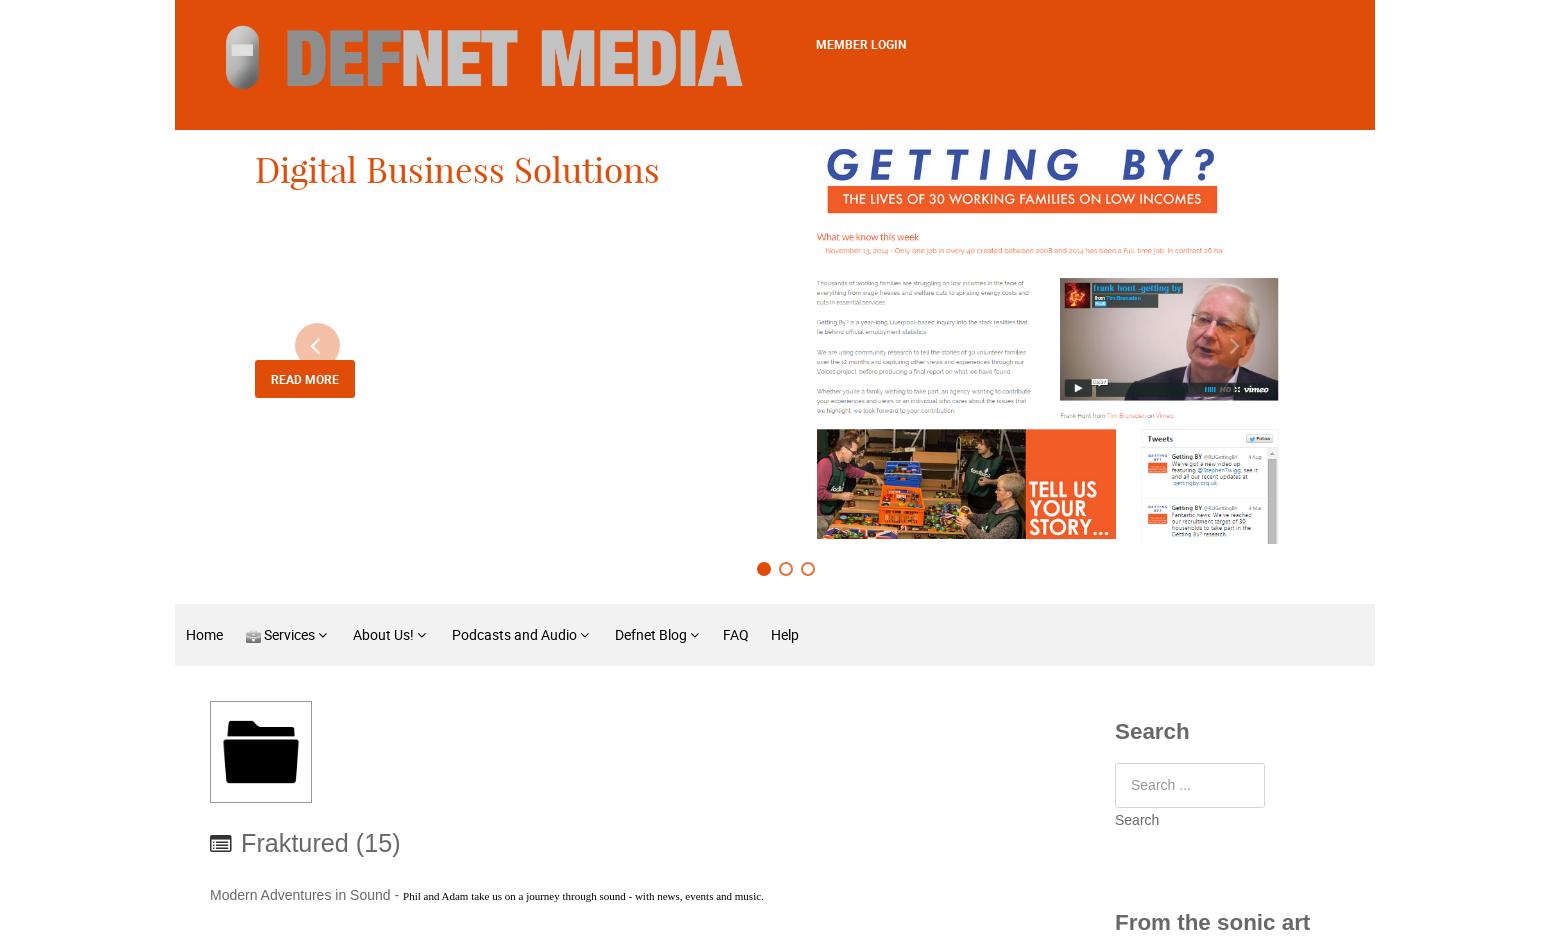  Describe the element at coordinates (770, 634) in the screenshot. I see `'Help'` at that location.